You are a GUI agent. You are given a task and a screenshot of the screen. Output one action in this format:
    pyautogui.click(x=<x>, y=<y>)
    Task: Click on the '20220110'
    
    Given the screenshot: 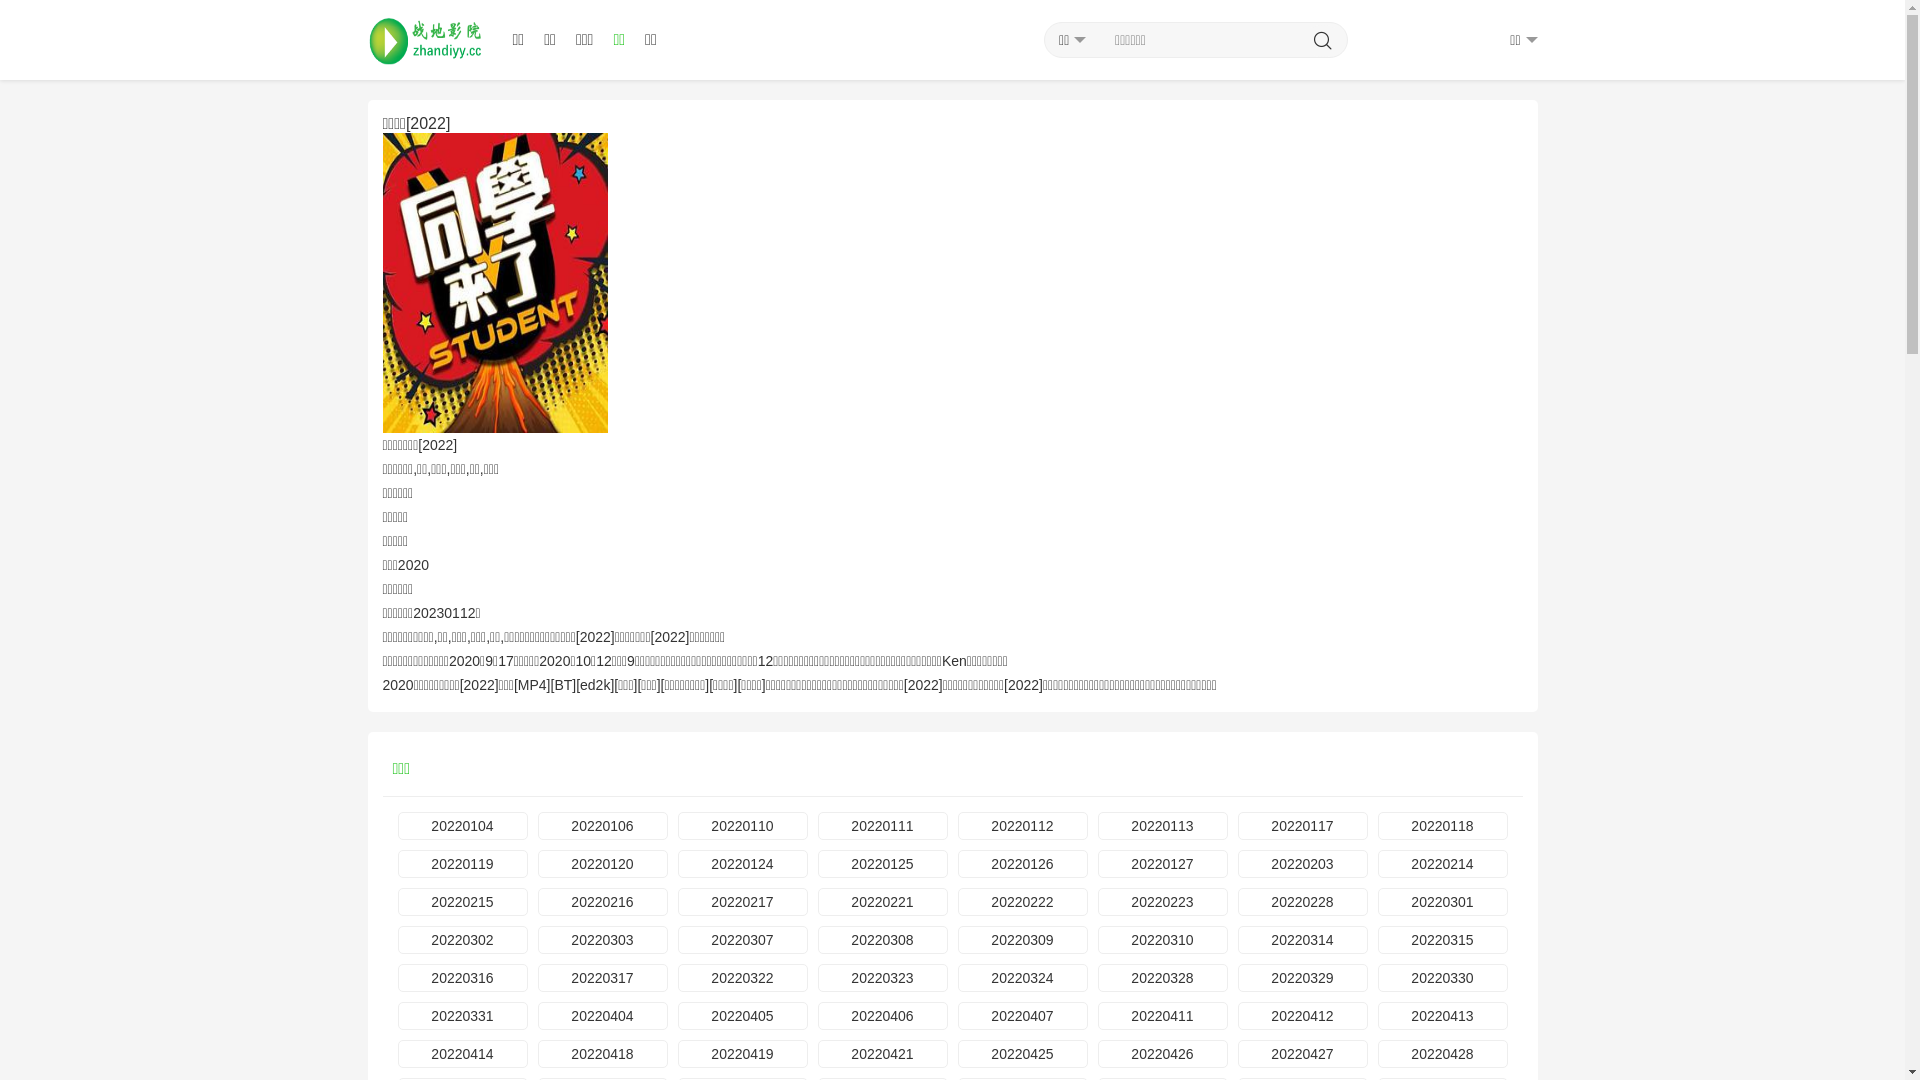 What is the action you would take?
    pyautogui.click(x=742, y=825)
    